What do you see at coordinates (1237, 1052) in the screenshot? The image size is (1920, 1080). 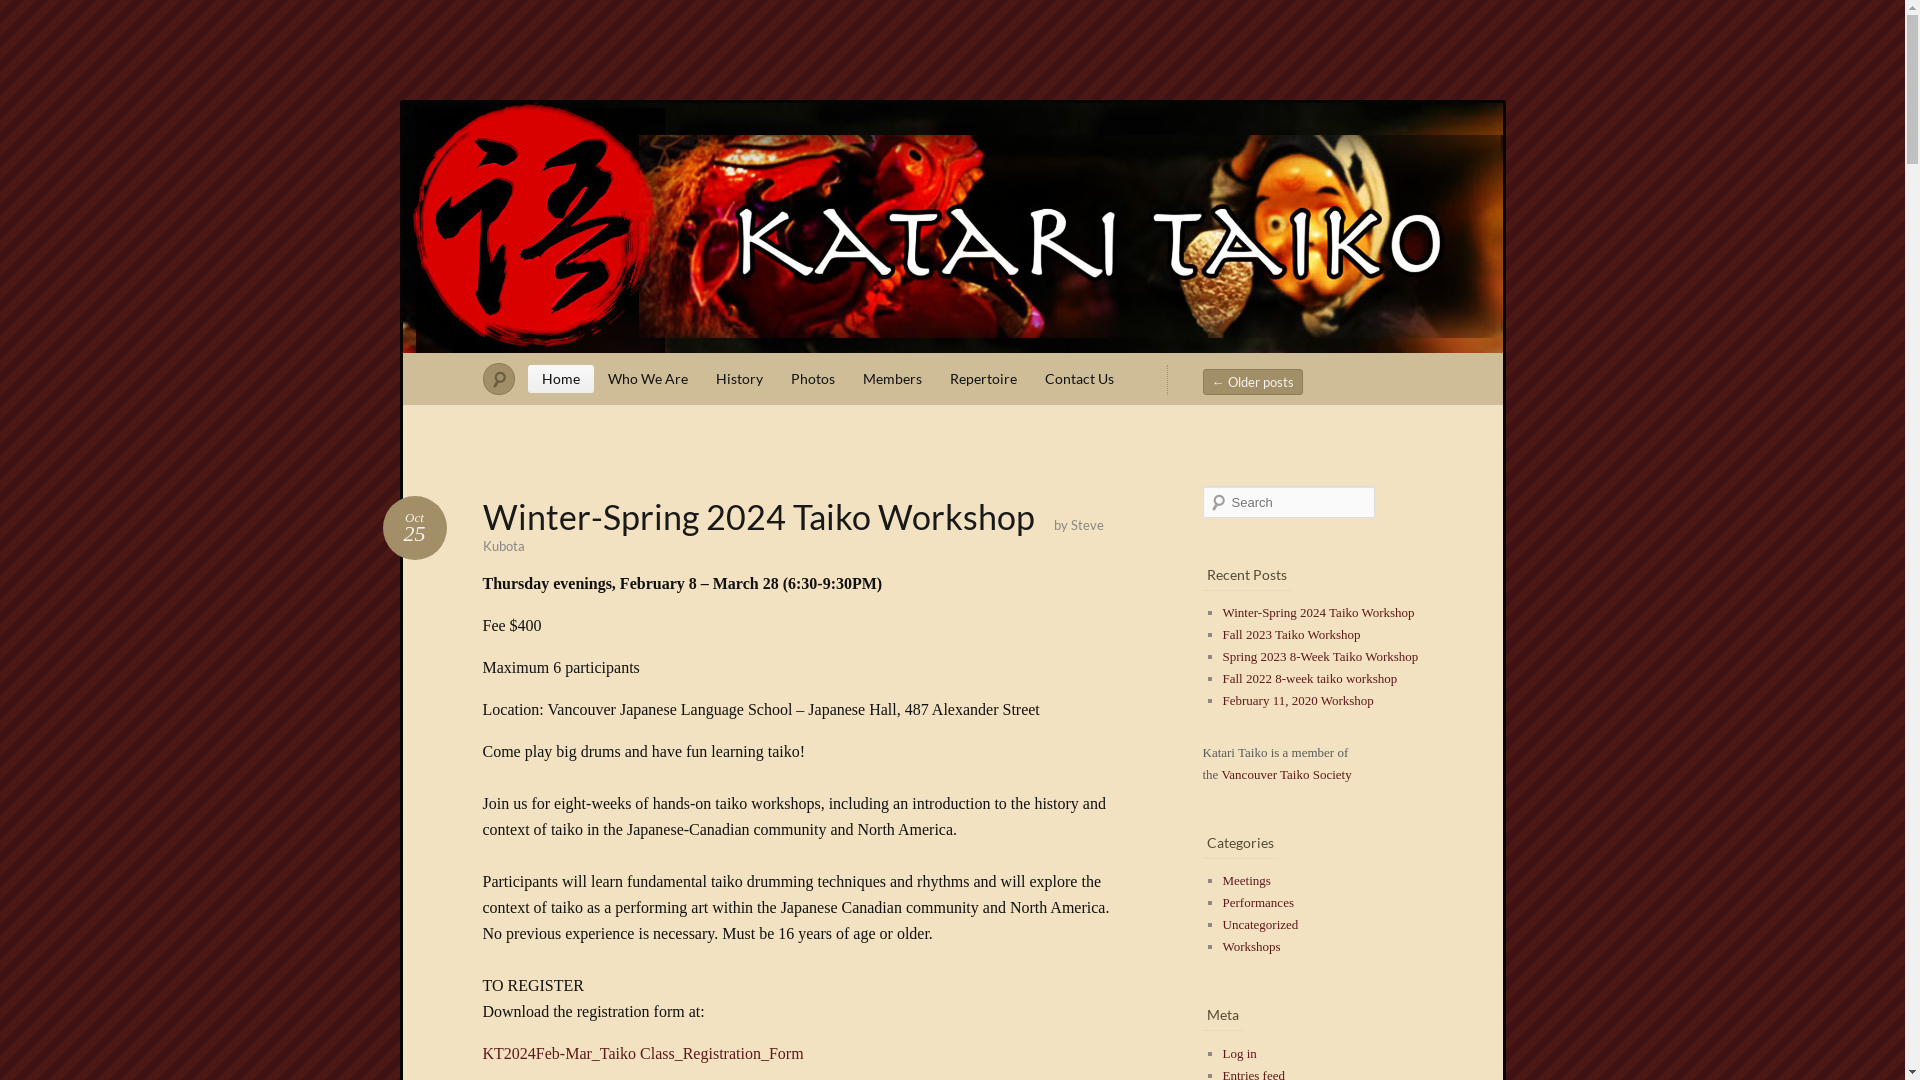 I see `'Log in'` at bounding box center [1237, 1052].